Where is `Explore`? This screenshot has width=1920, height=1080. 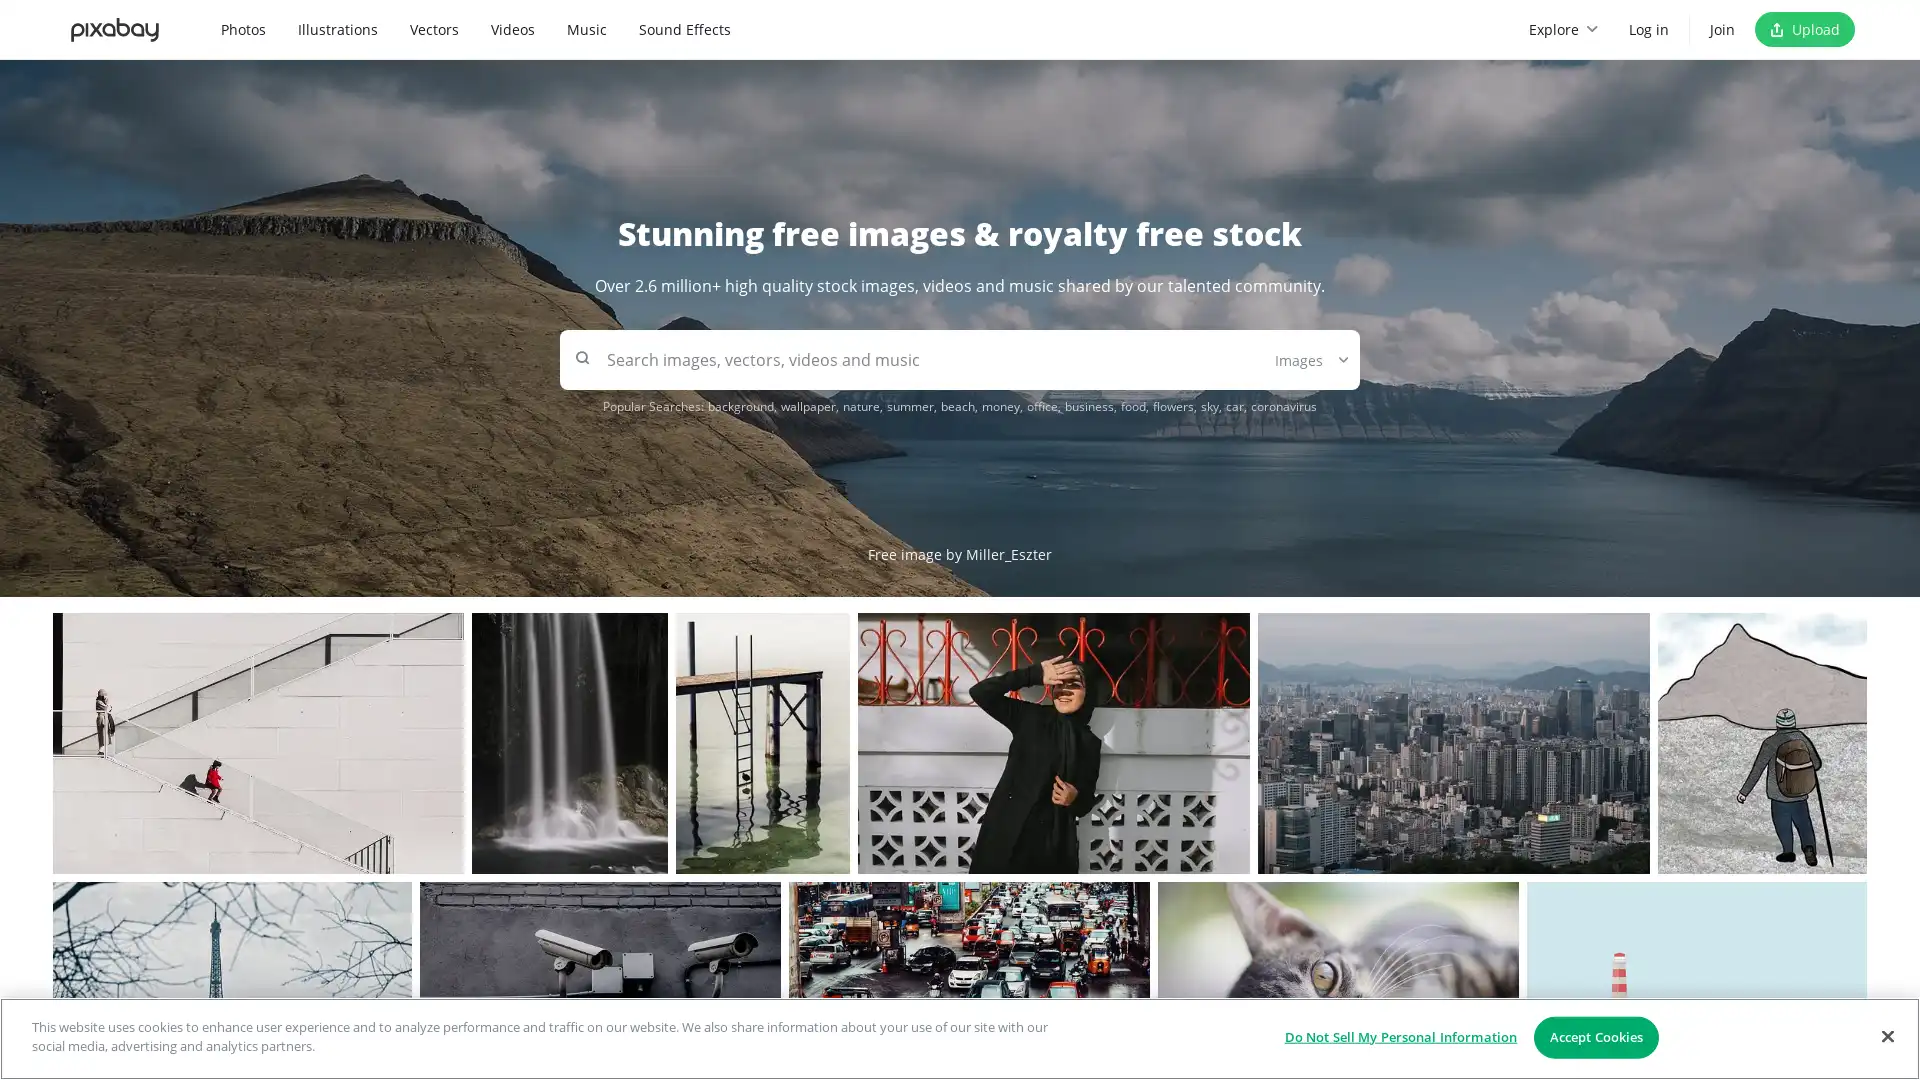
Explore is located at coordinates (1562, 29).